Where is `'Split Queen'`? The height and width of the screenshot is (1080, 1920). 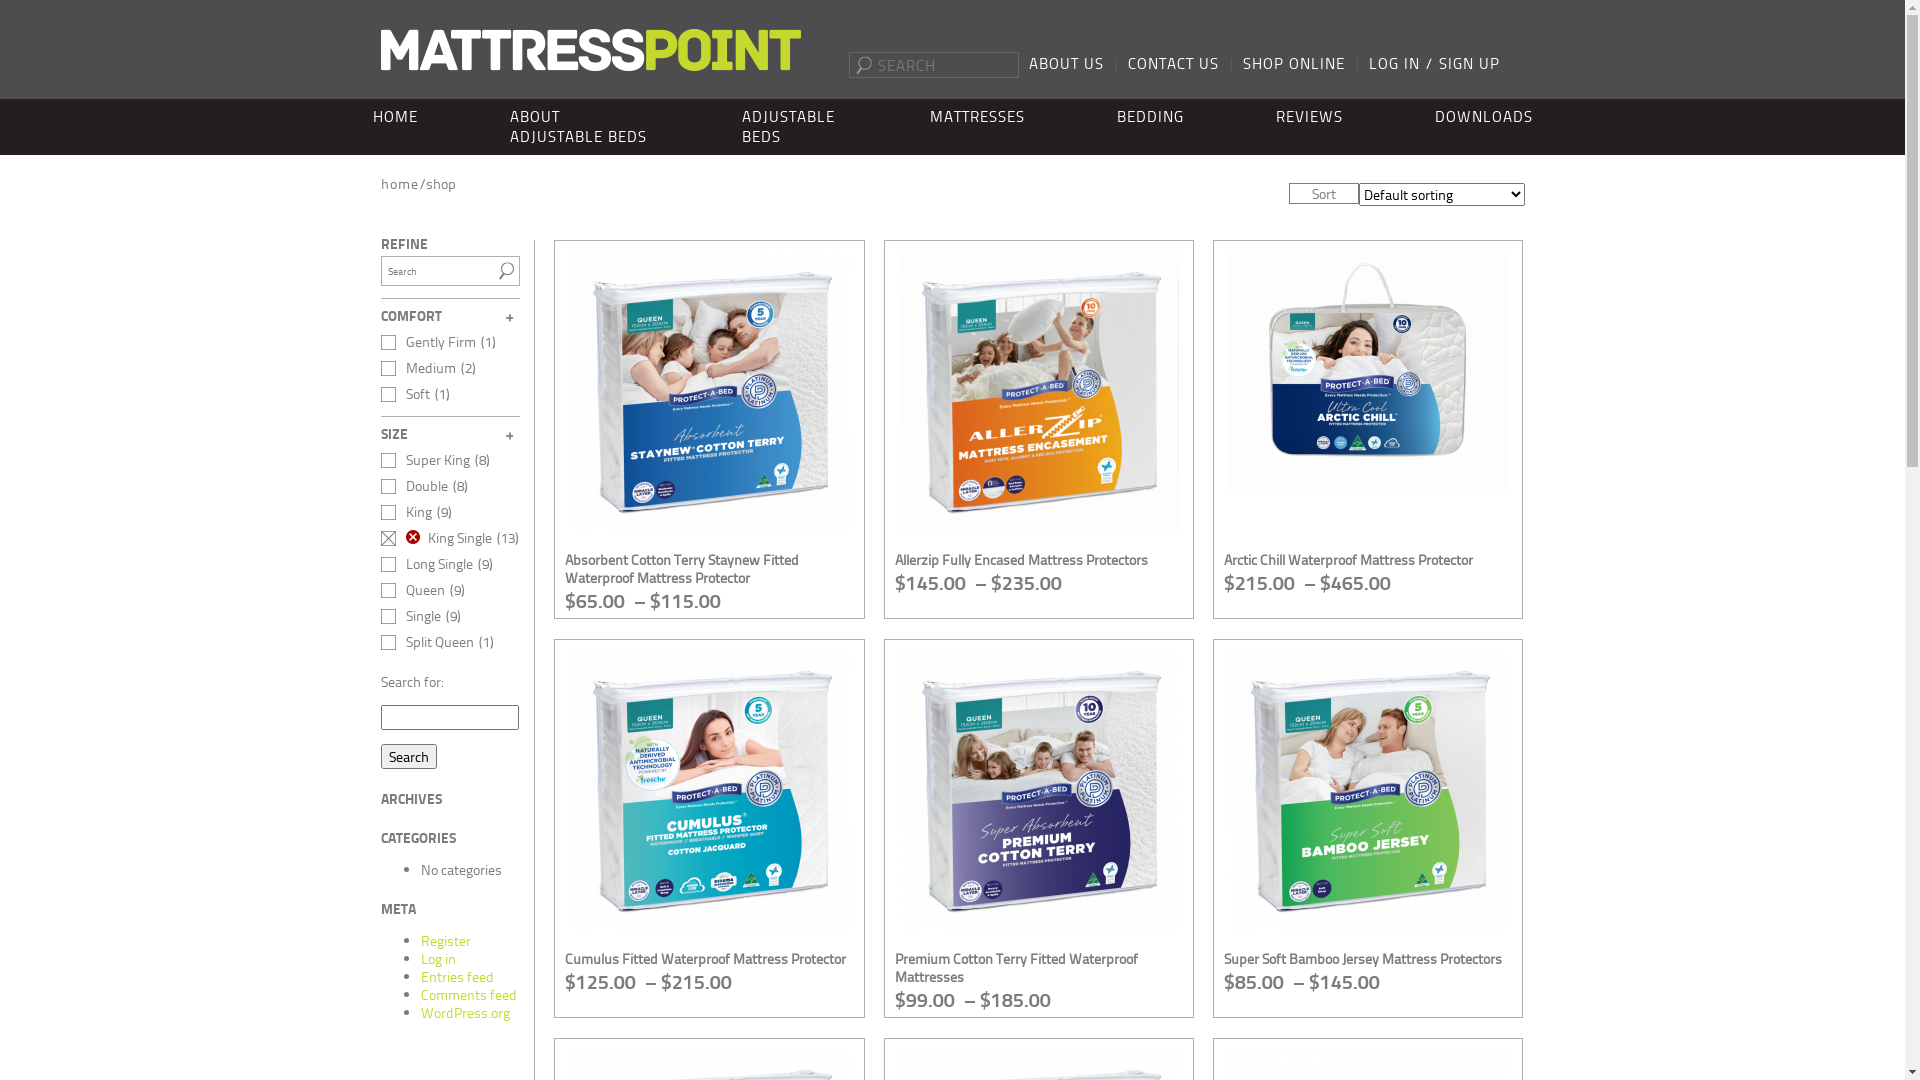 'Split Queen' is located at coordinates (425, 641).